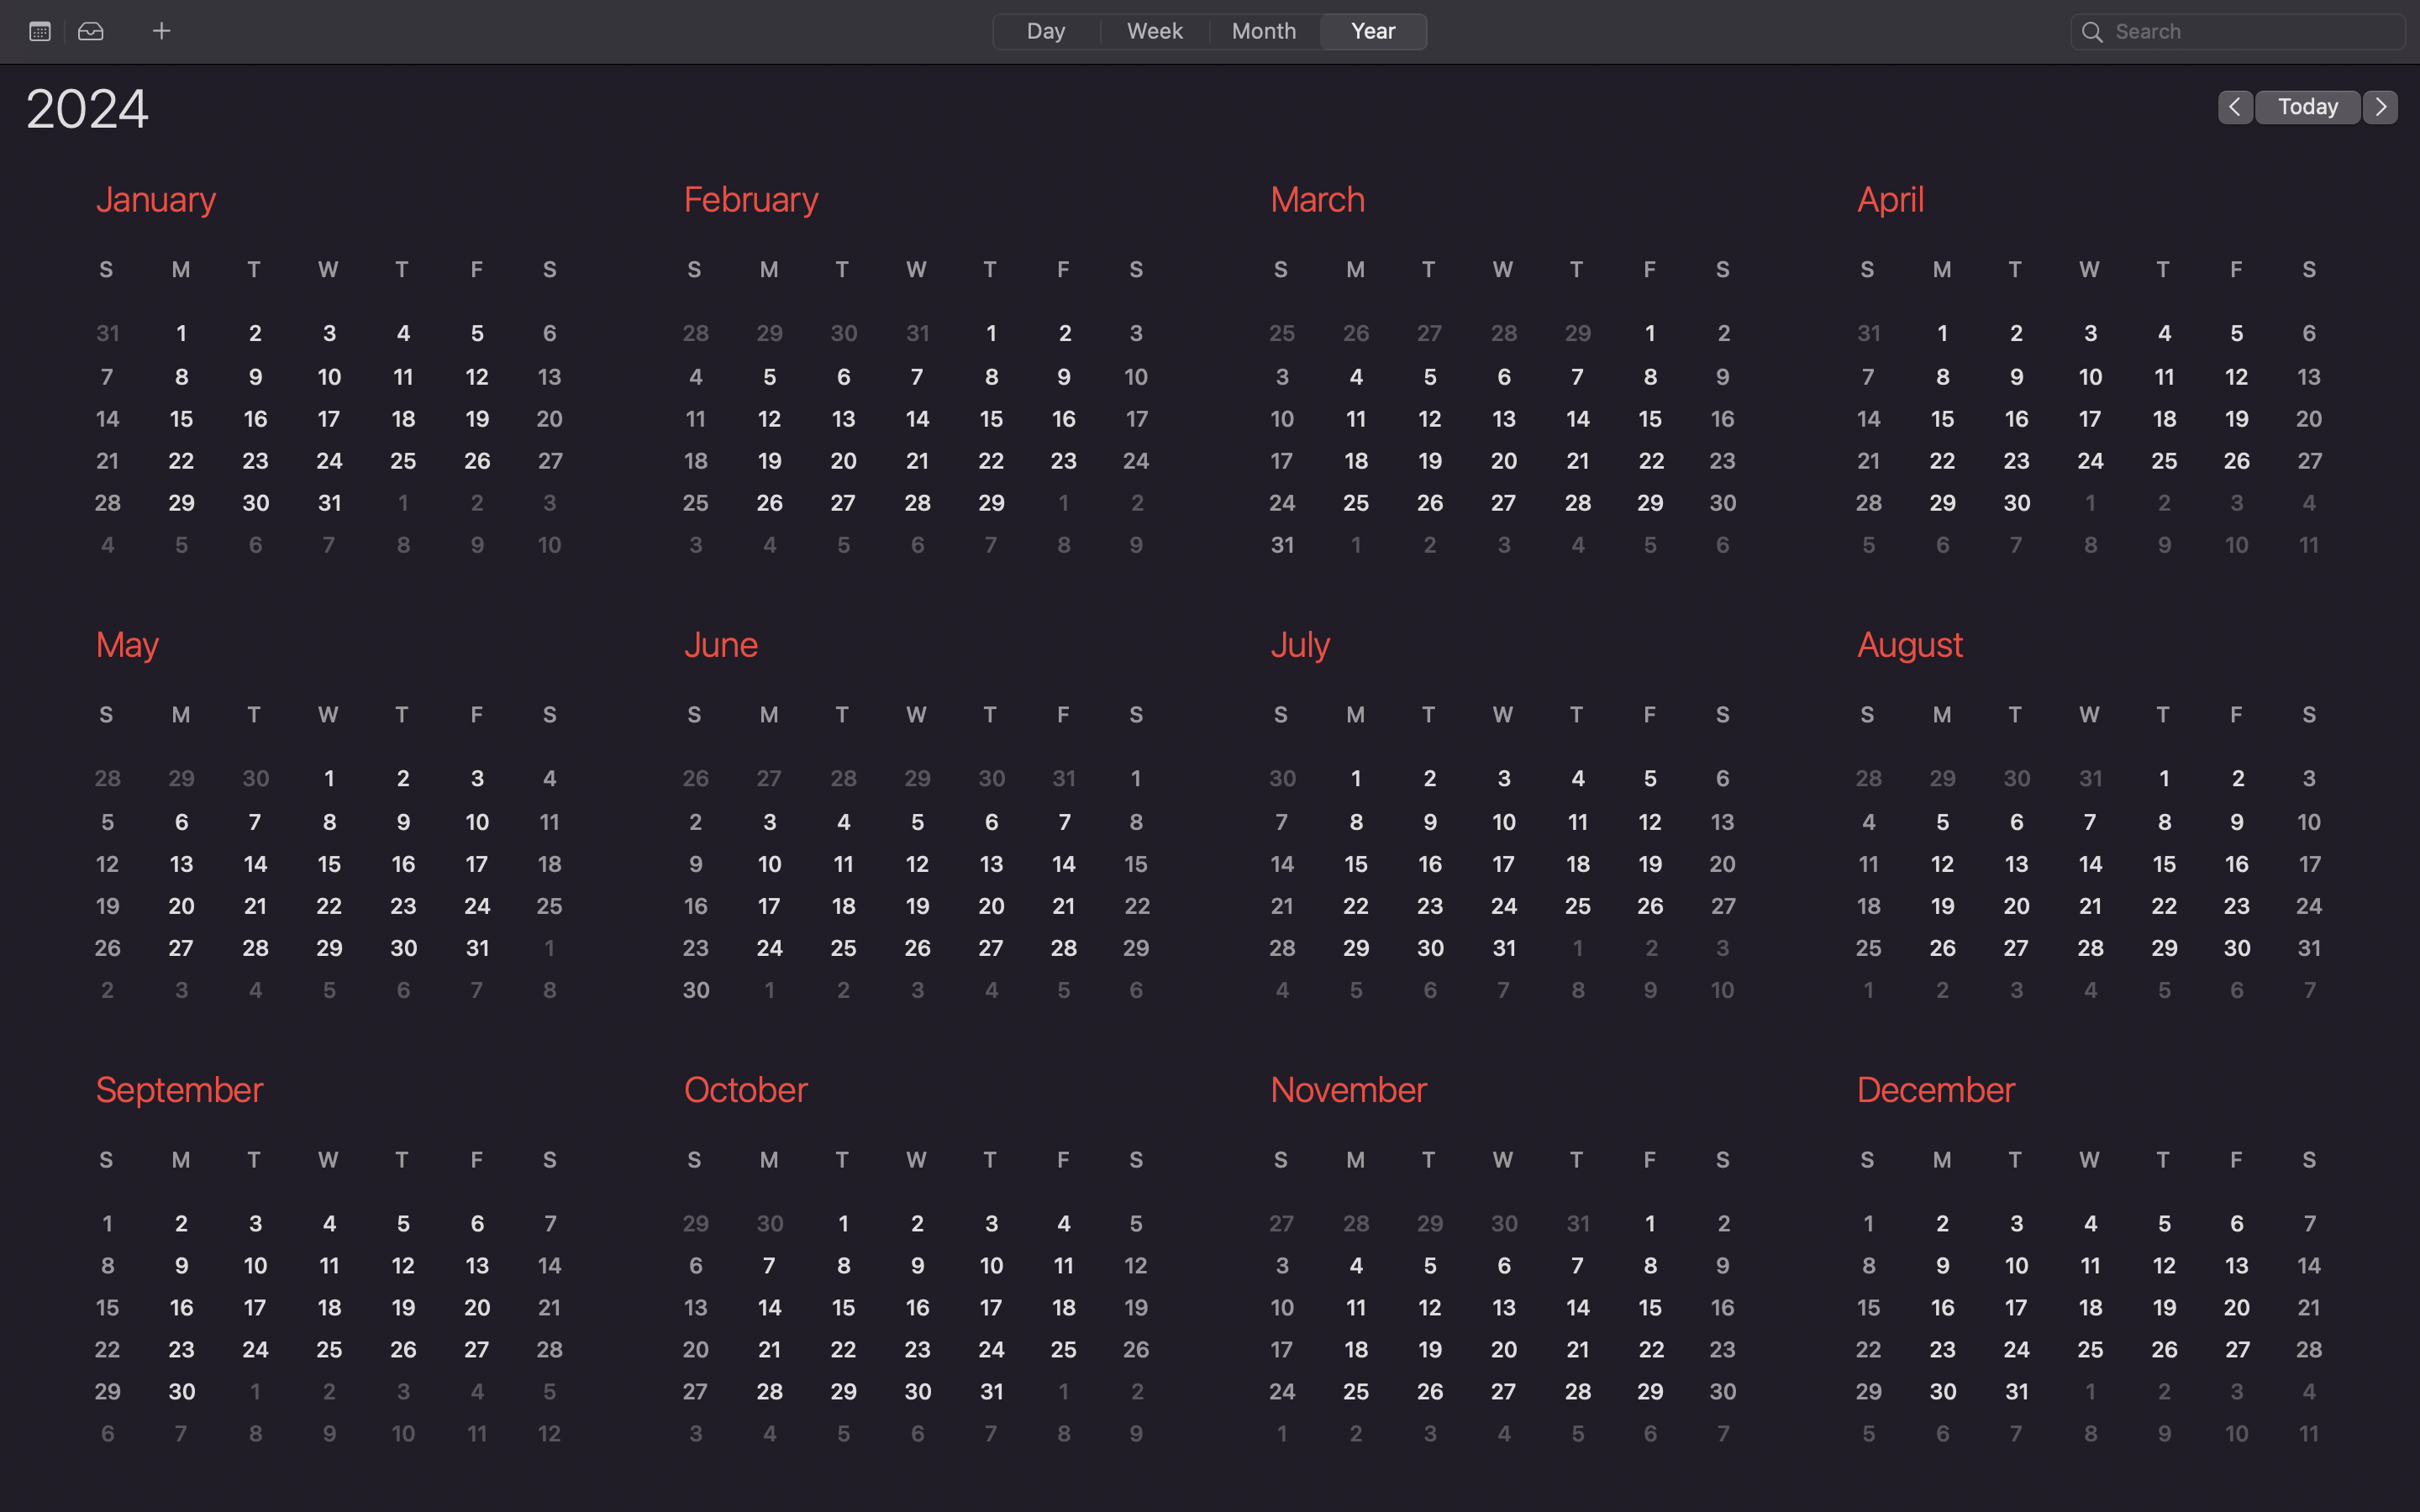 The height and width of the screenshot is (1512, 2420). Describe the element at coordinates (1434, 865) in the screenshot. I see `July 16th in the calendar application` at that location.